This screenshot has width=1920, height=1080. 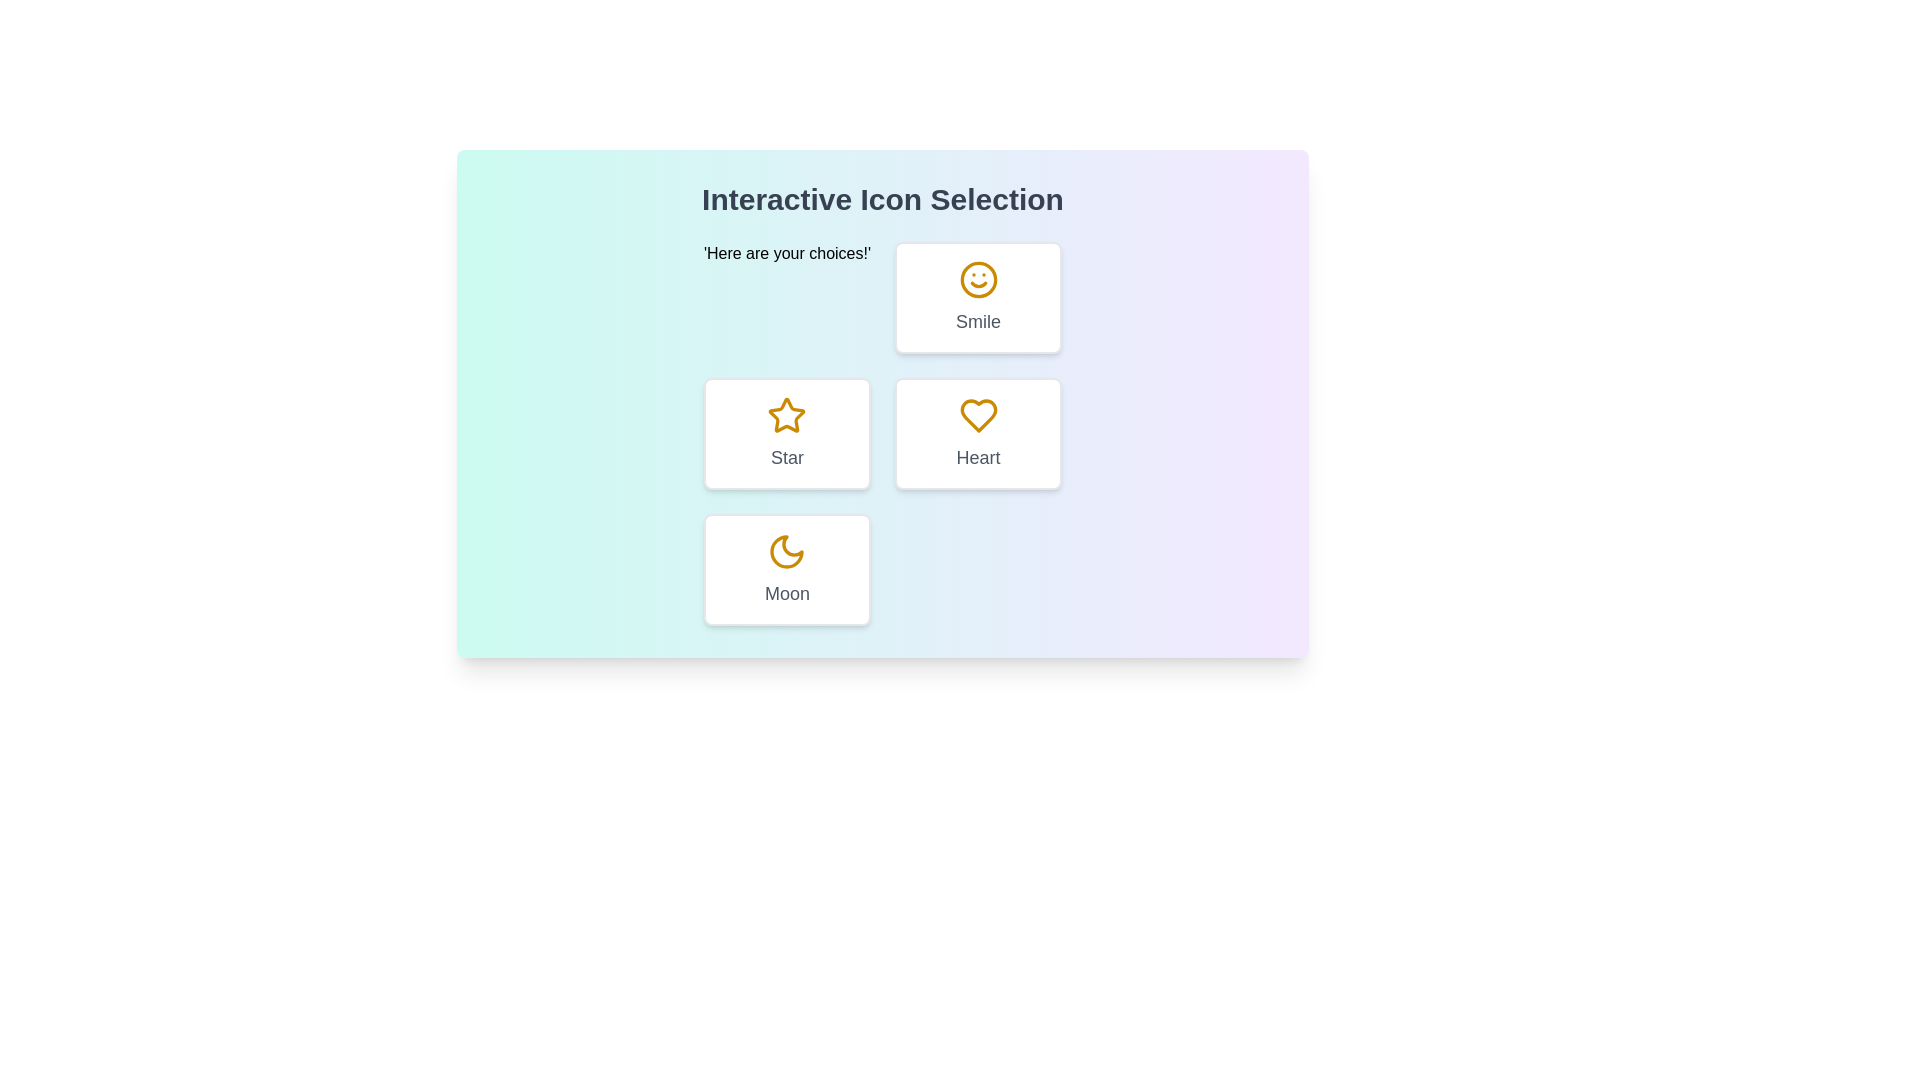 What do you see at coordinates (978, 433) in the screenshot?
I see `the heart selection button located in the second row and second column of the interactive choices grid titled 'Here are your choices!'` at bounding box center [978, 433].